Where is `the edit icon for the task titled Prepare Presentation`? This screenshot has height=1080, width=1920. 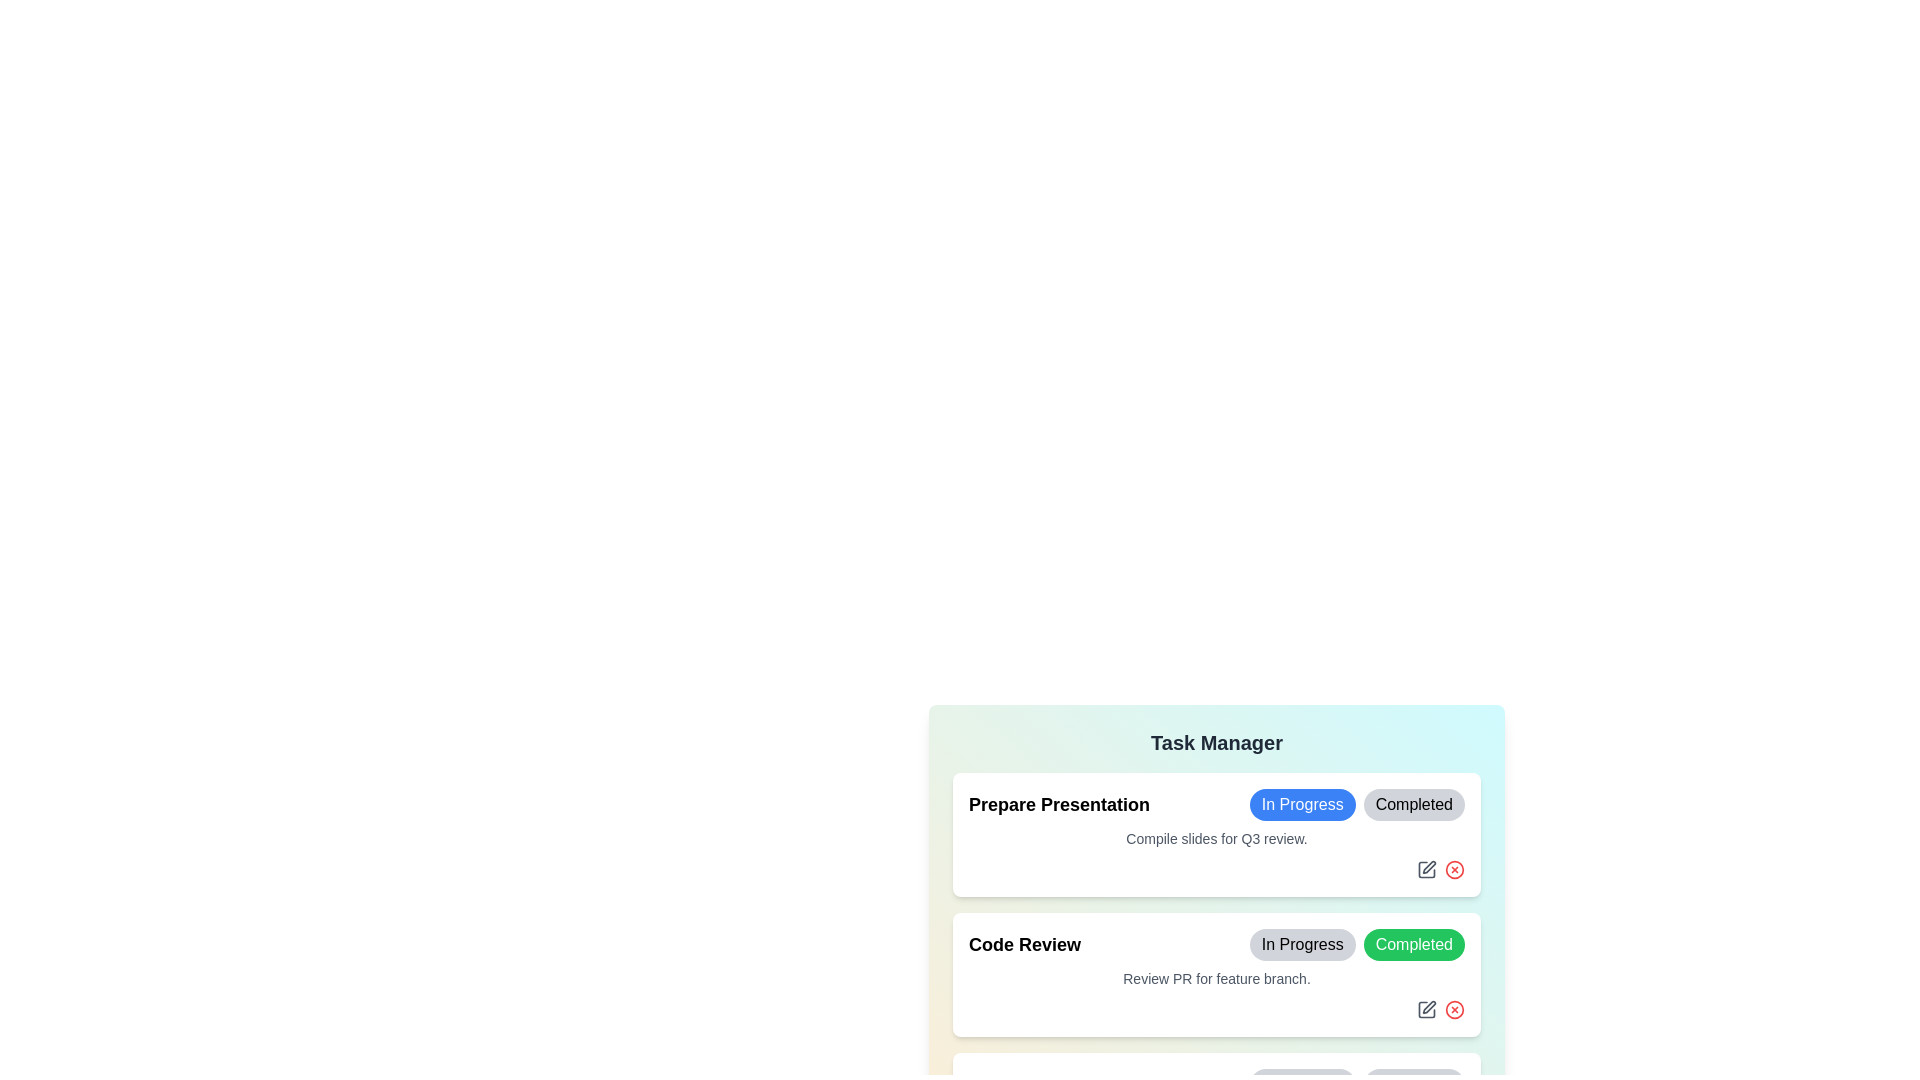
the edit icon for the task titled Prepare Presentation is located at coordinates (1425, 868).